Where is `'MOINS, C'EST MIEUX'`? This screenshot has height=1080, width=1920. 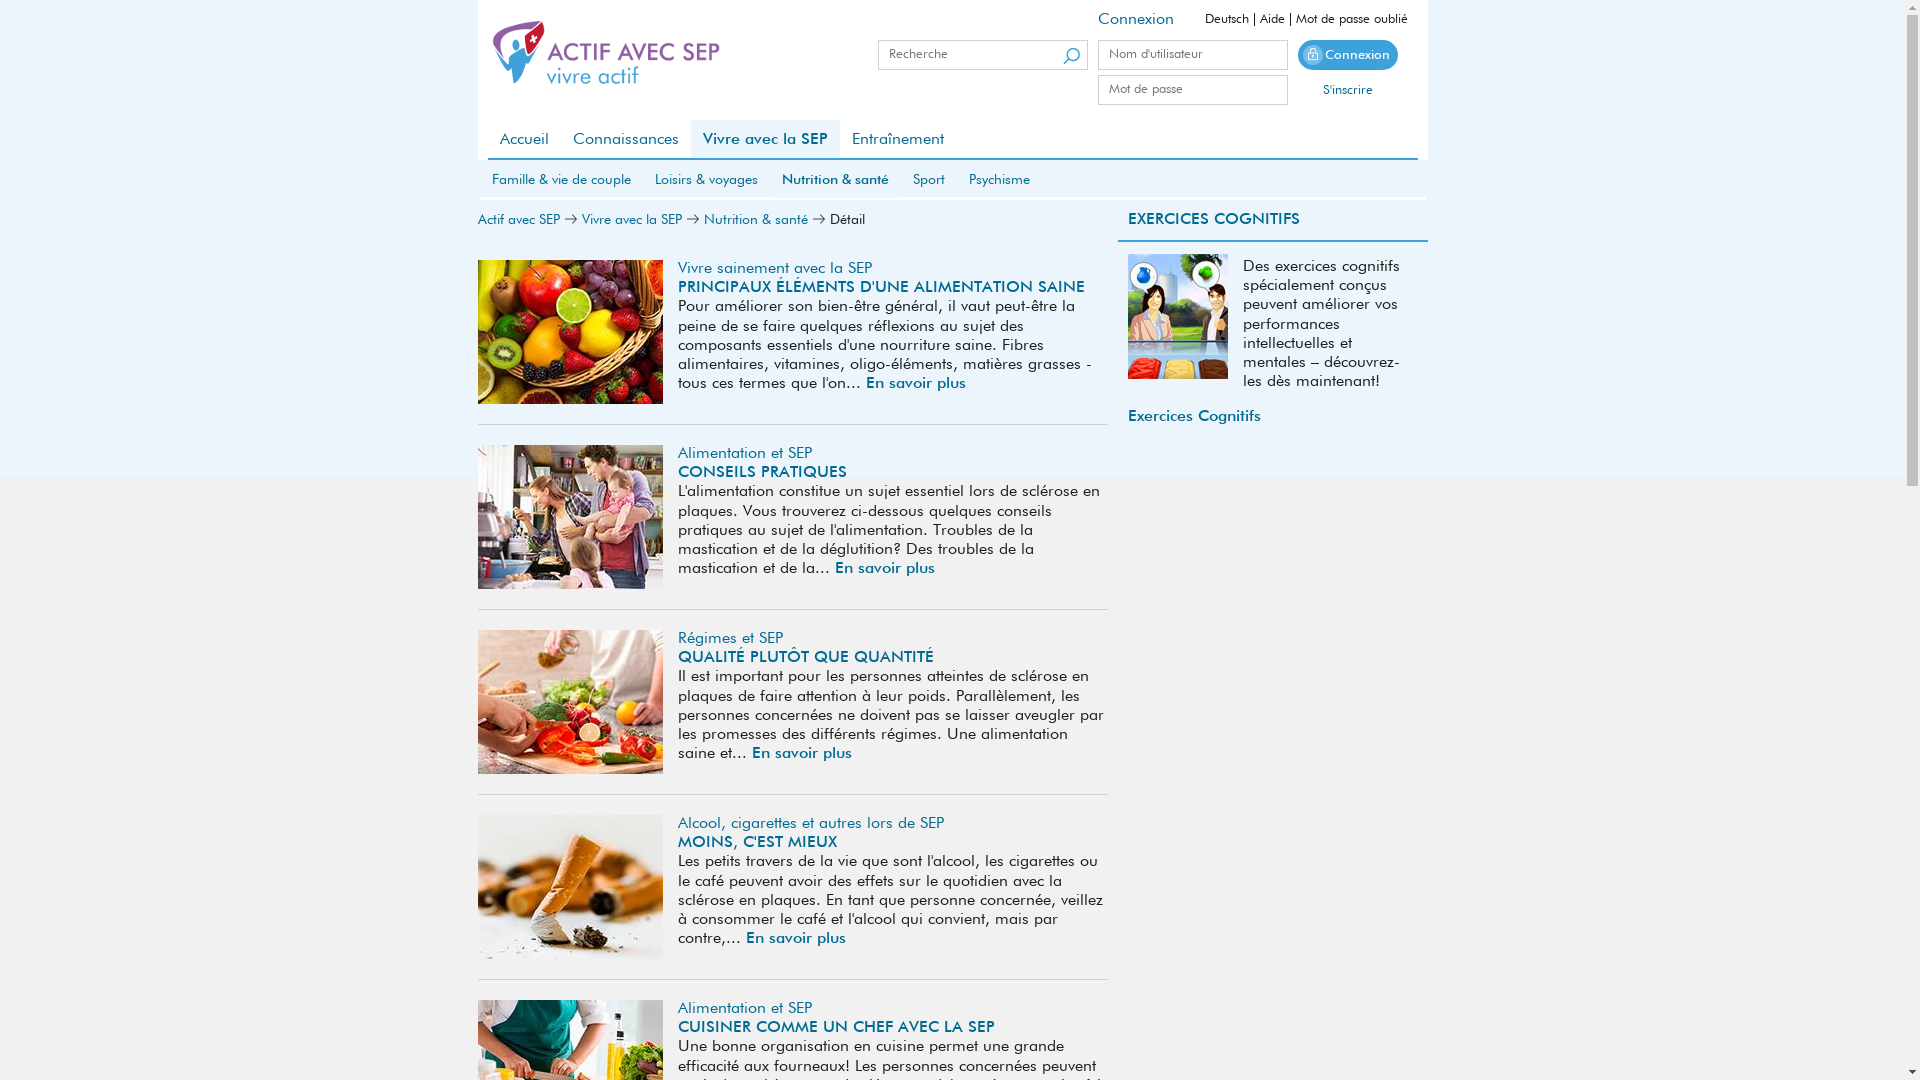
'MOINS, C'EST MIEUX' is located at coordinates (677, 843).